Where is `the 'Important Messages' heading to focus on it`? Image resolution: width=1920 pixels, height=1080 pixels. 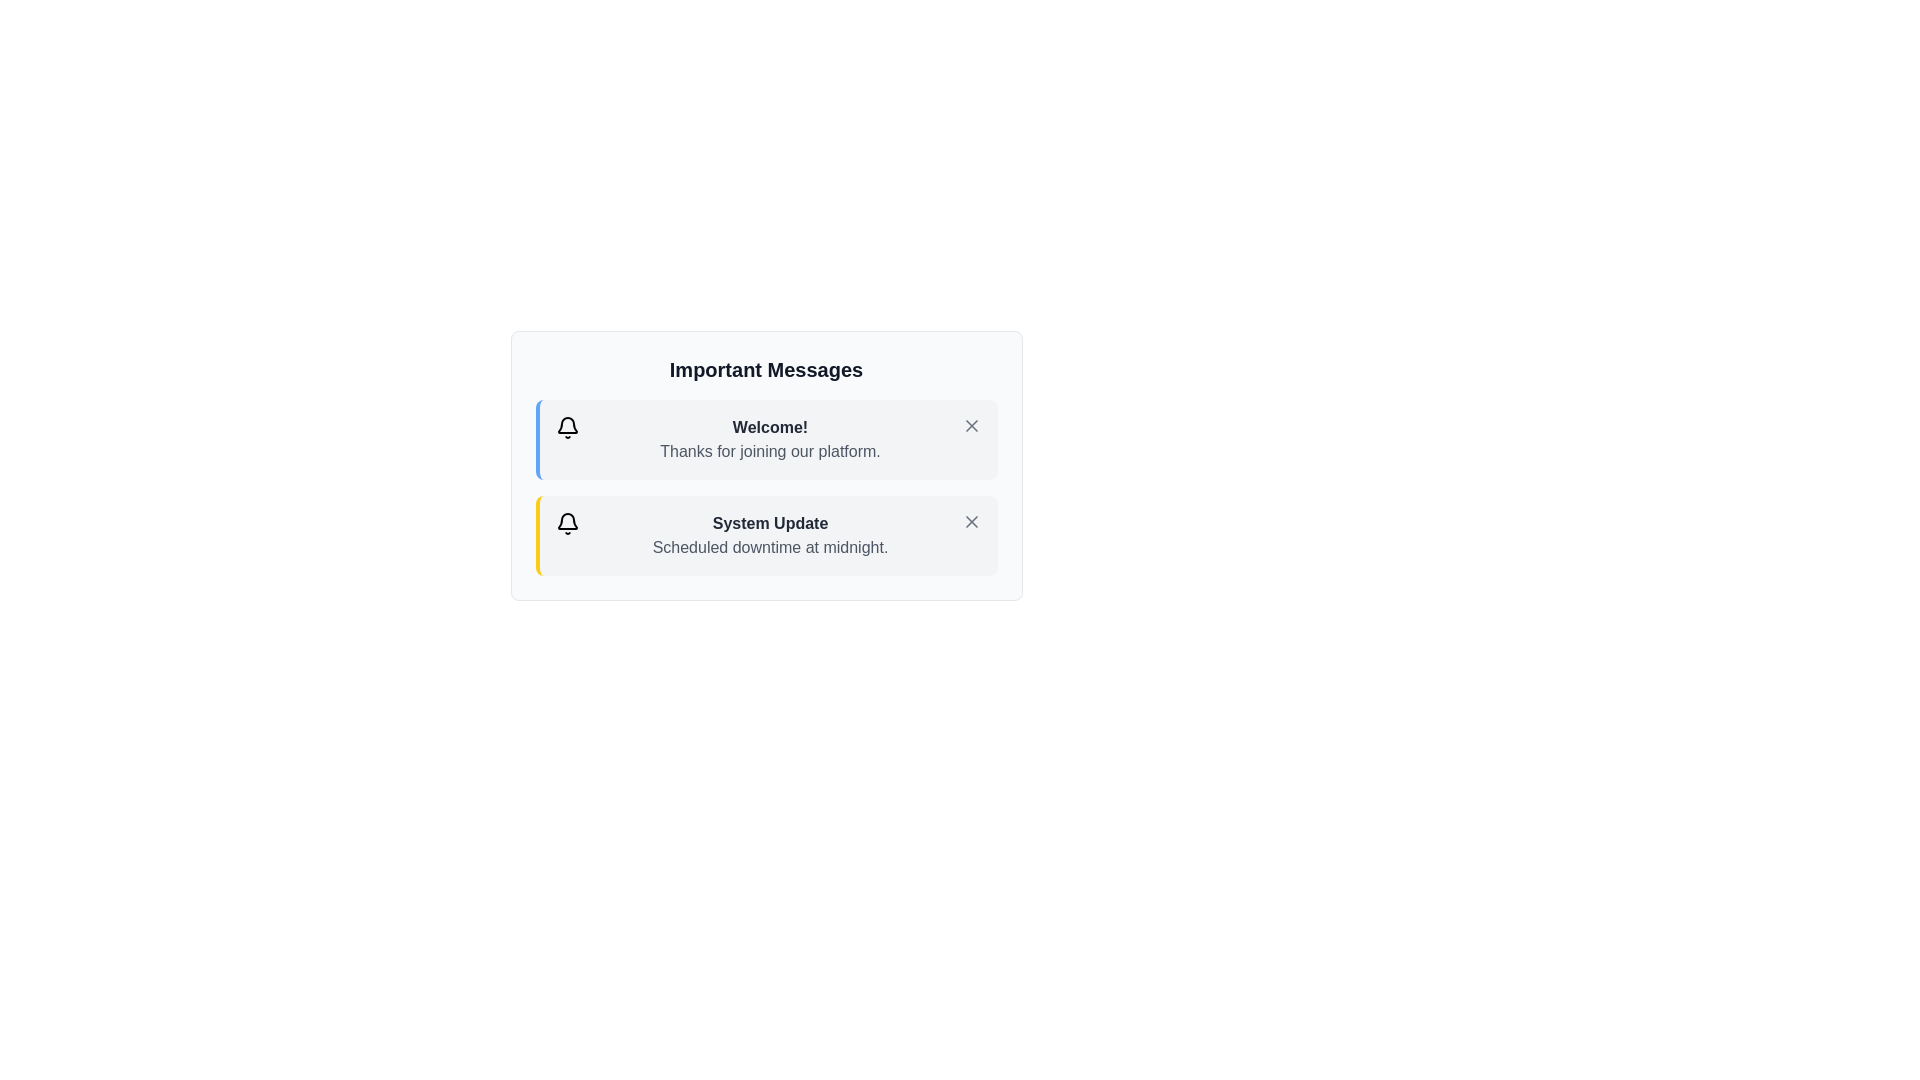
the 'Important Messages' heading to focus on it is located at coordinates (765, 370).